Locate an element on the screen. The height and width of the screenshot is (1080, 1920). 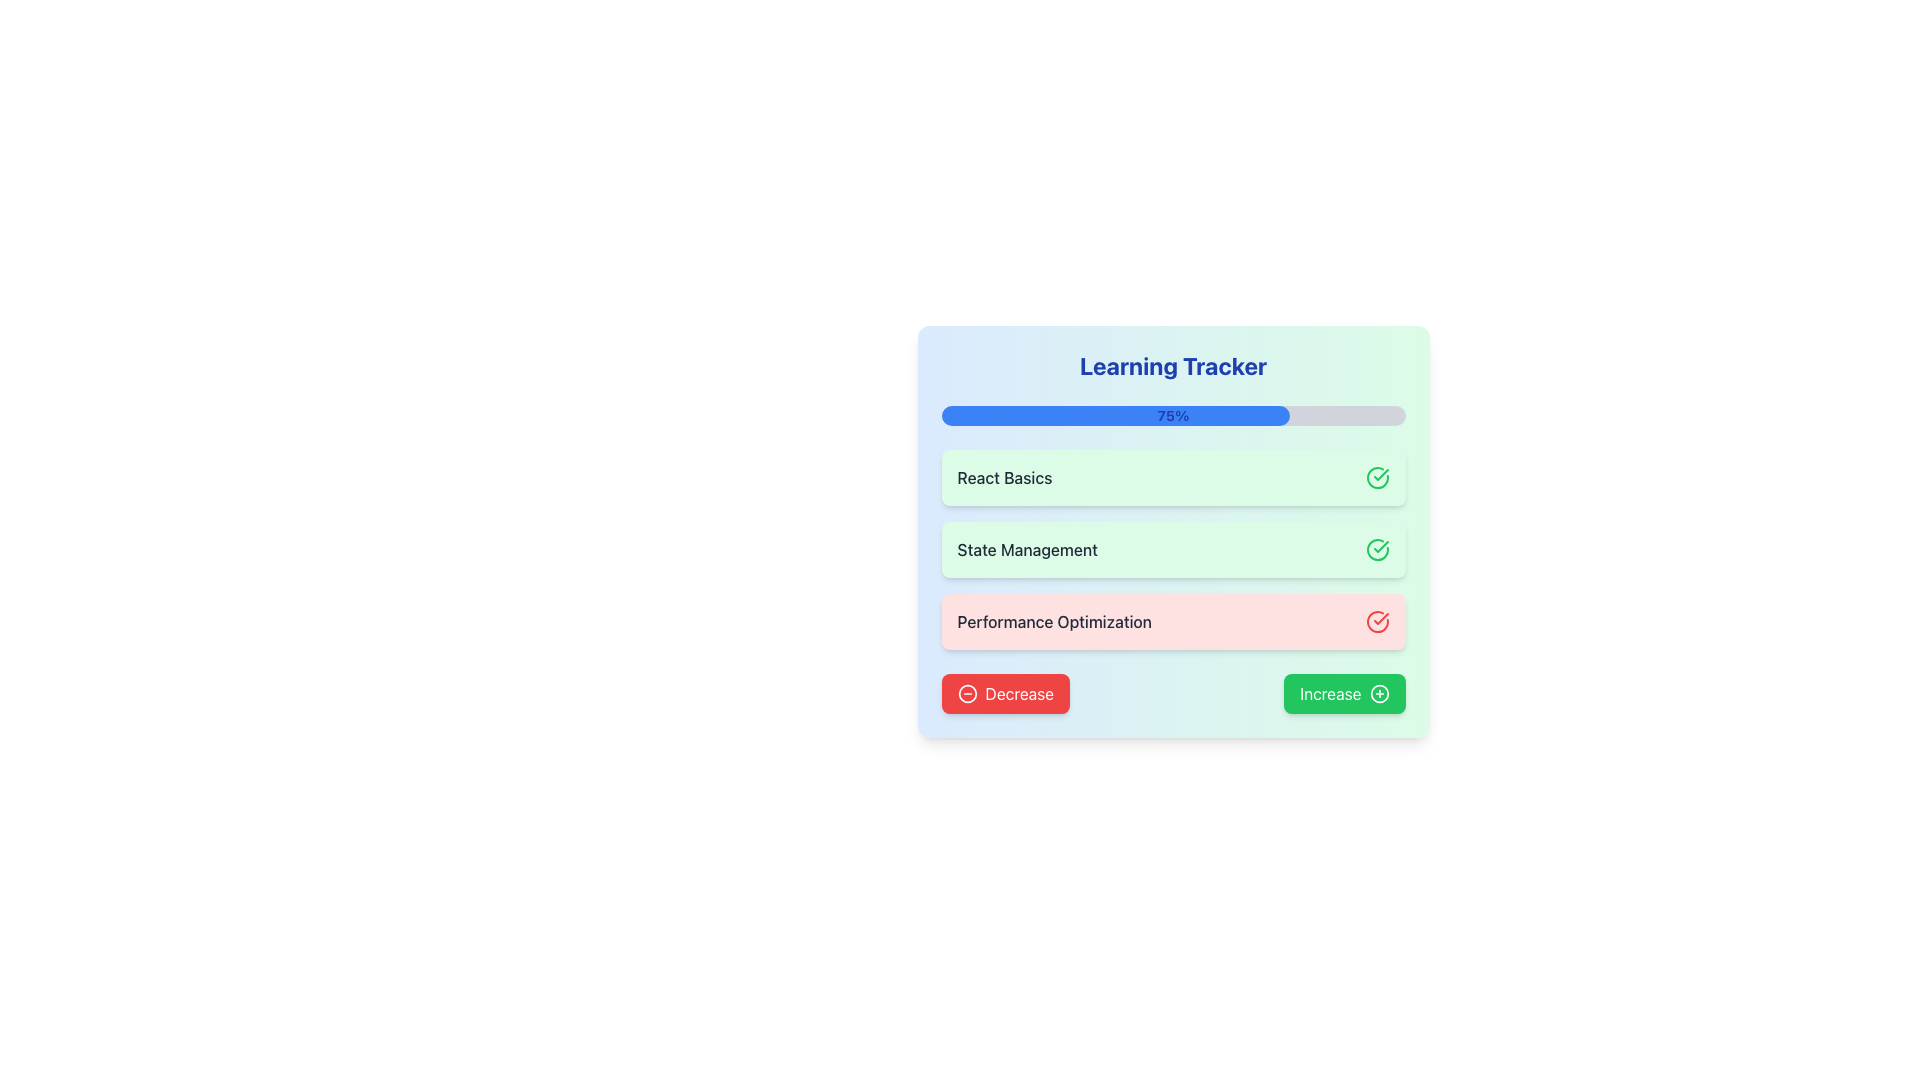
the green check mark icon located at the right end of the 'React Basics' item row within the 'Learning Tracker' section is located at coordinates (1380, 547).